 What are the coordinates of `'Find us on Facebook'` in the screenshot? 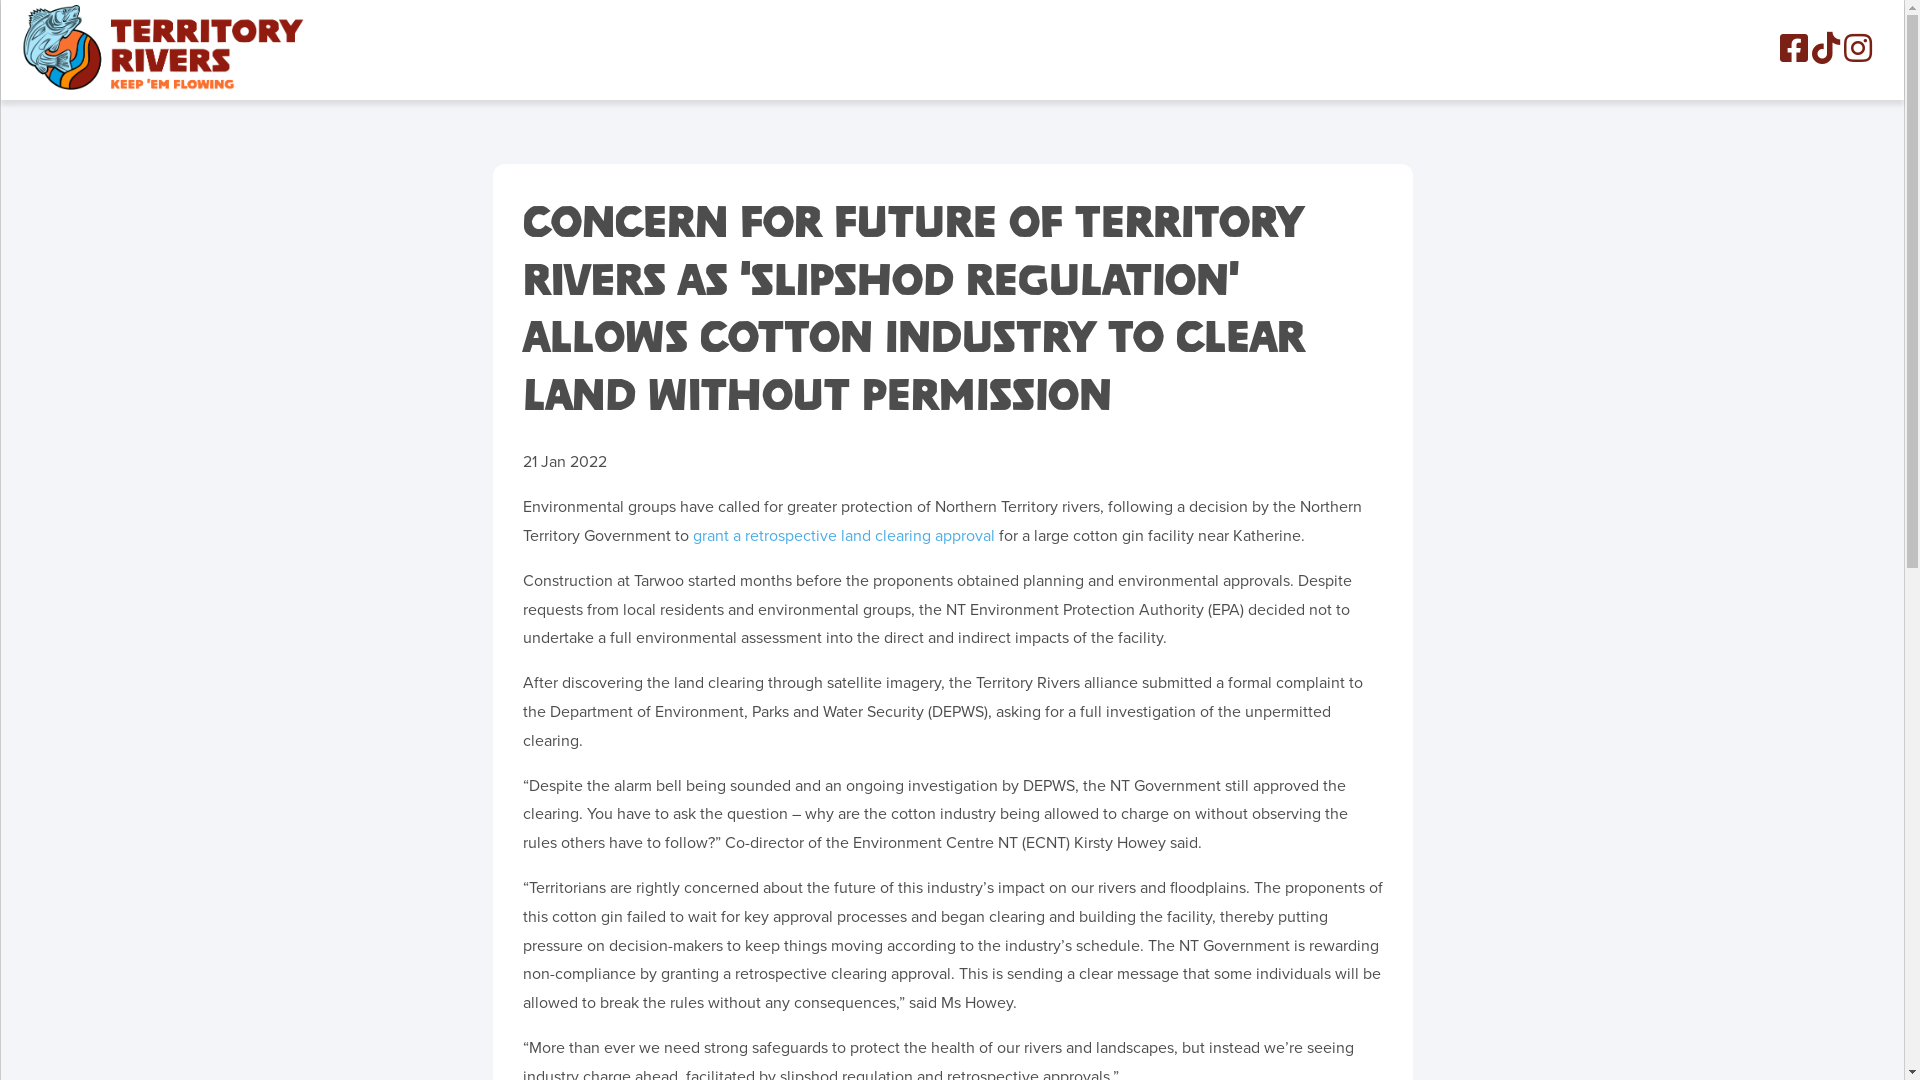 It's located at (1794, 46).